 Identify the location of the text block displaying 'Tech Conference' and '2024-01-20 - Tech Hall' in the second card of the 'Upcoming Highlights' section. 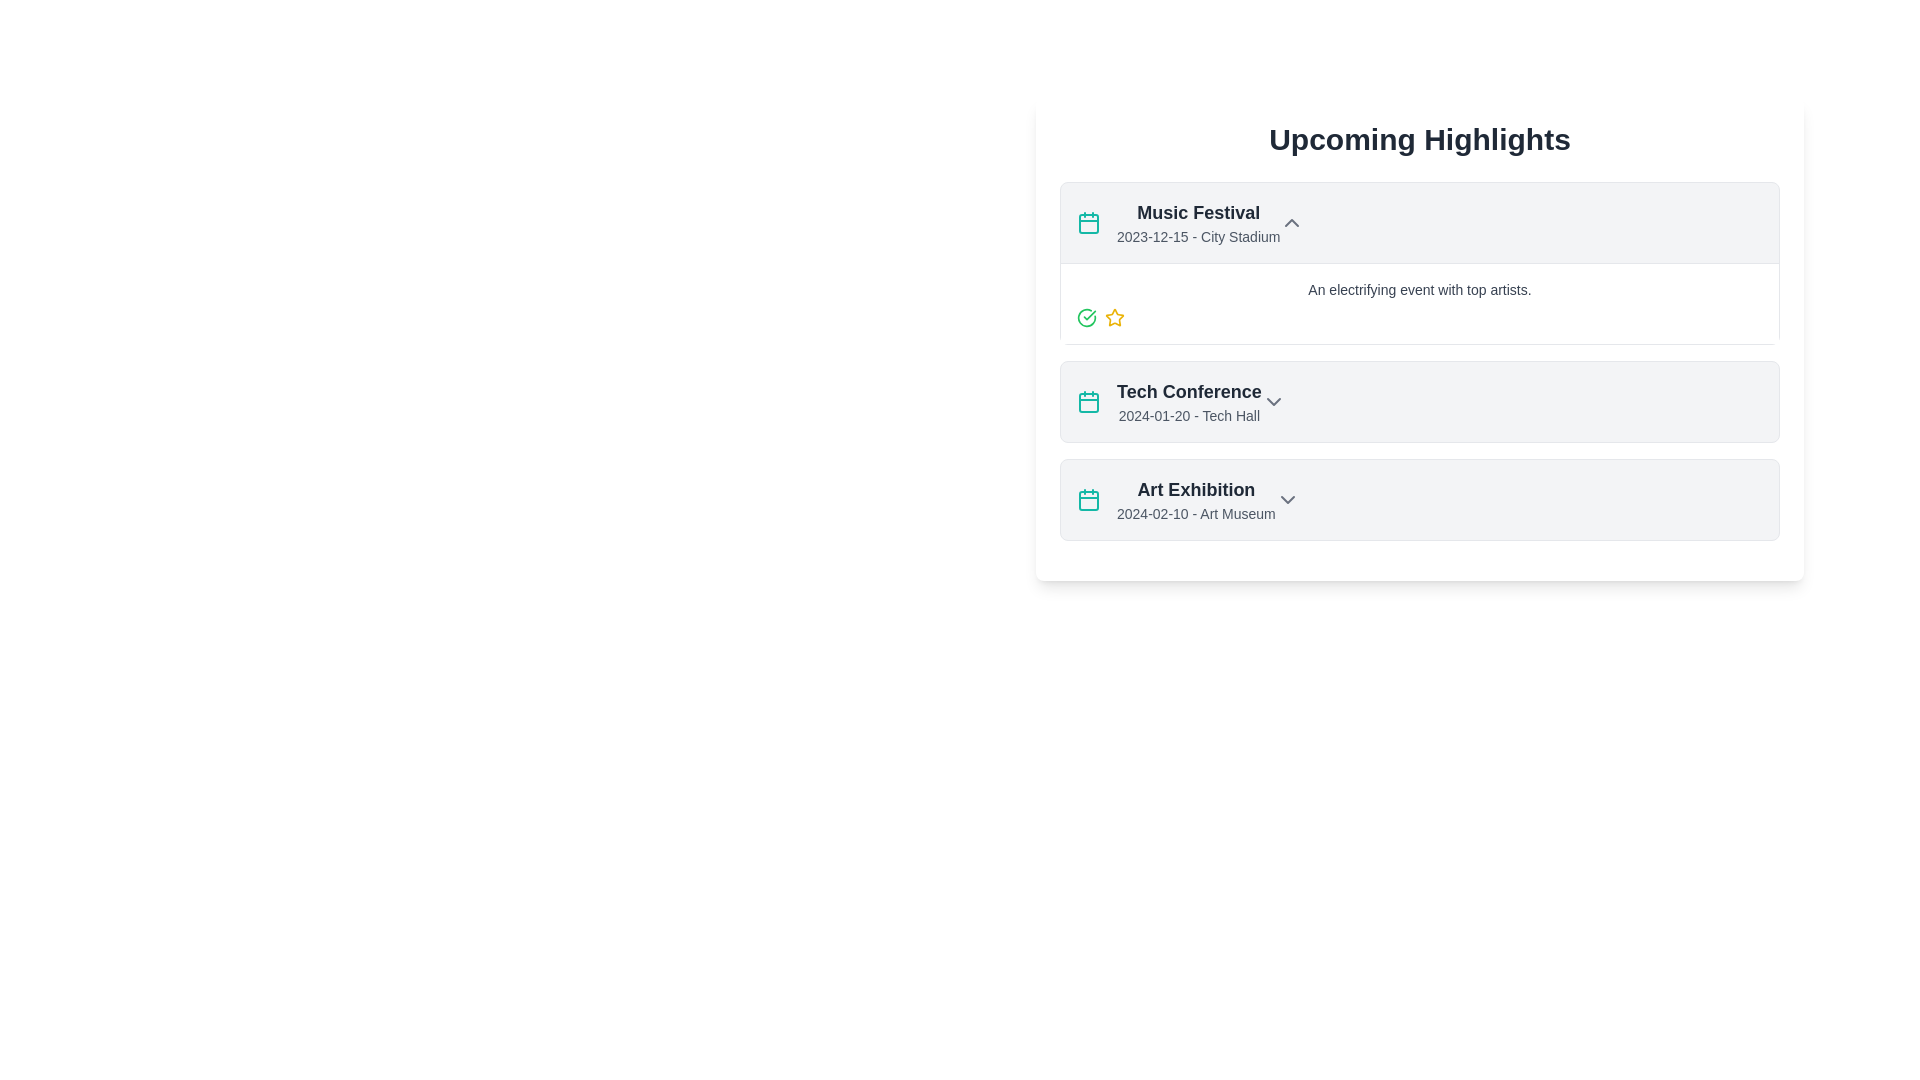
(1189, 401).